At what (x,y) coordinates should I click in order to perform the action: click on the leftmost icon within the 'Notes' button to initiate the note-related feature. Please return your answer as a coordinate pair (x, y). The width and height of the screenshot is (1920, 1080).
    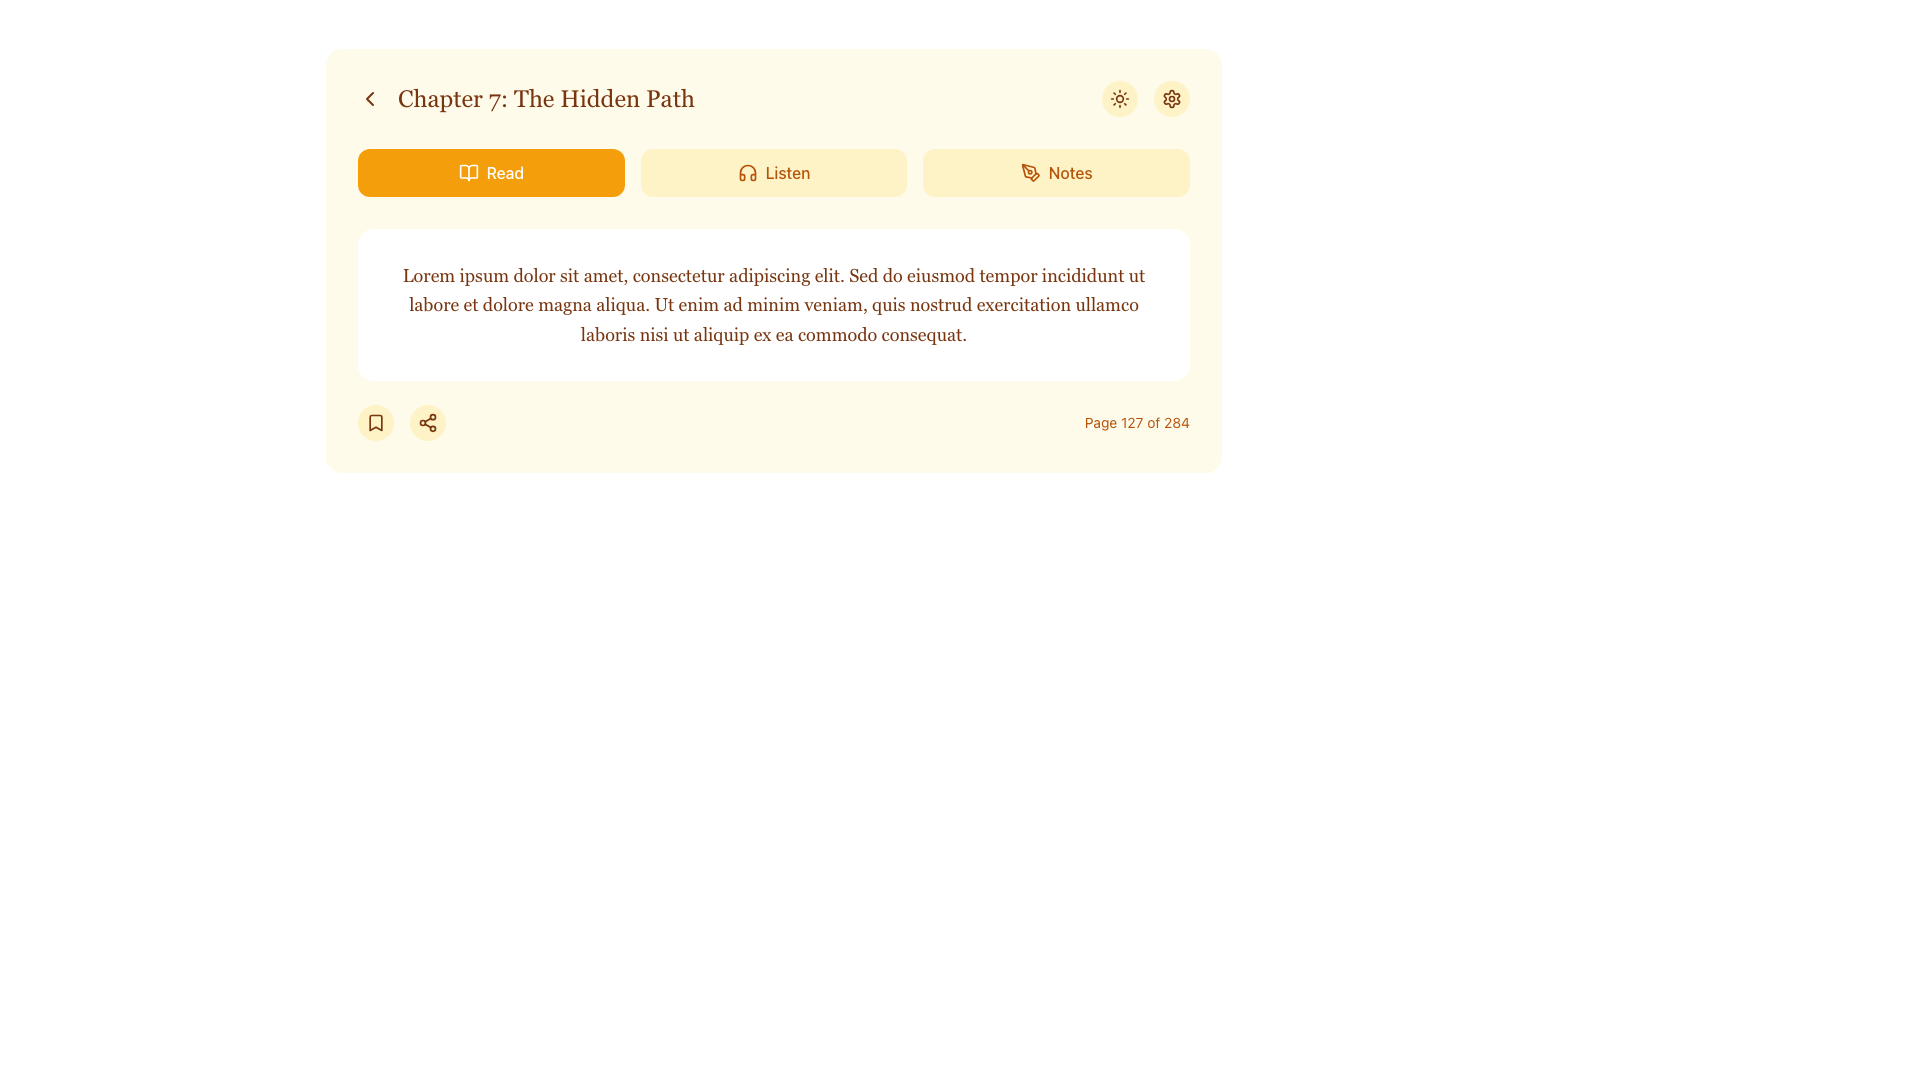
    Looking at the image, I should click on (1030, 172).